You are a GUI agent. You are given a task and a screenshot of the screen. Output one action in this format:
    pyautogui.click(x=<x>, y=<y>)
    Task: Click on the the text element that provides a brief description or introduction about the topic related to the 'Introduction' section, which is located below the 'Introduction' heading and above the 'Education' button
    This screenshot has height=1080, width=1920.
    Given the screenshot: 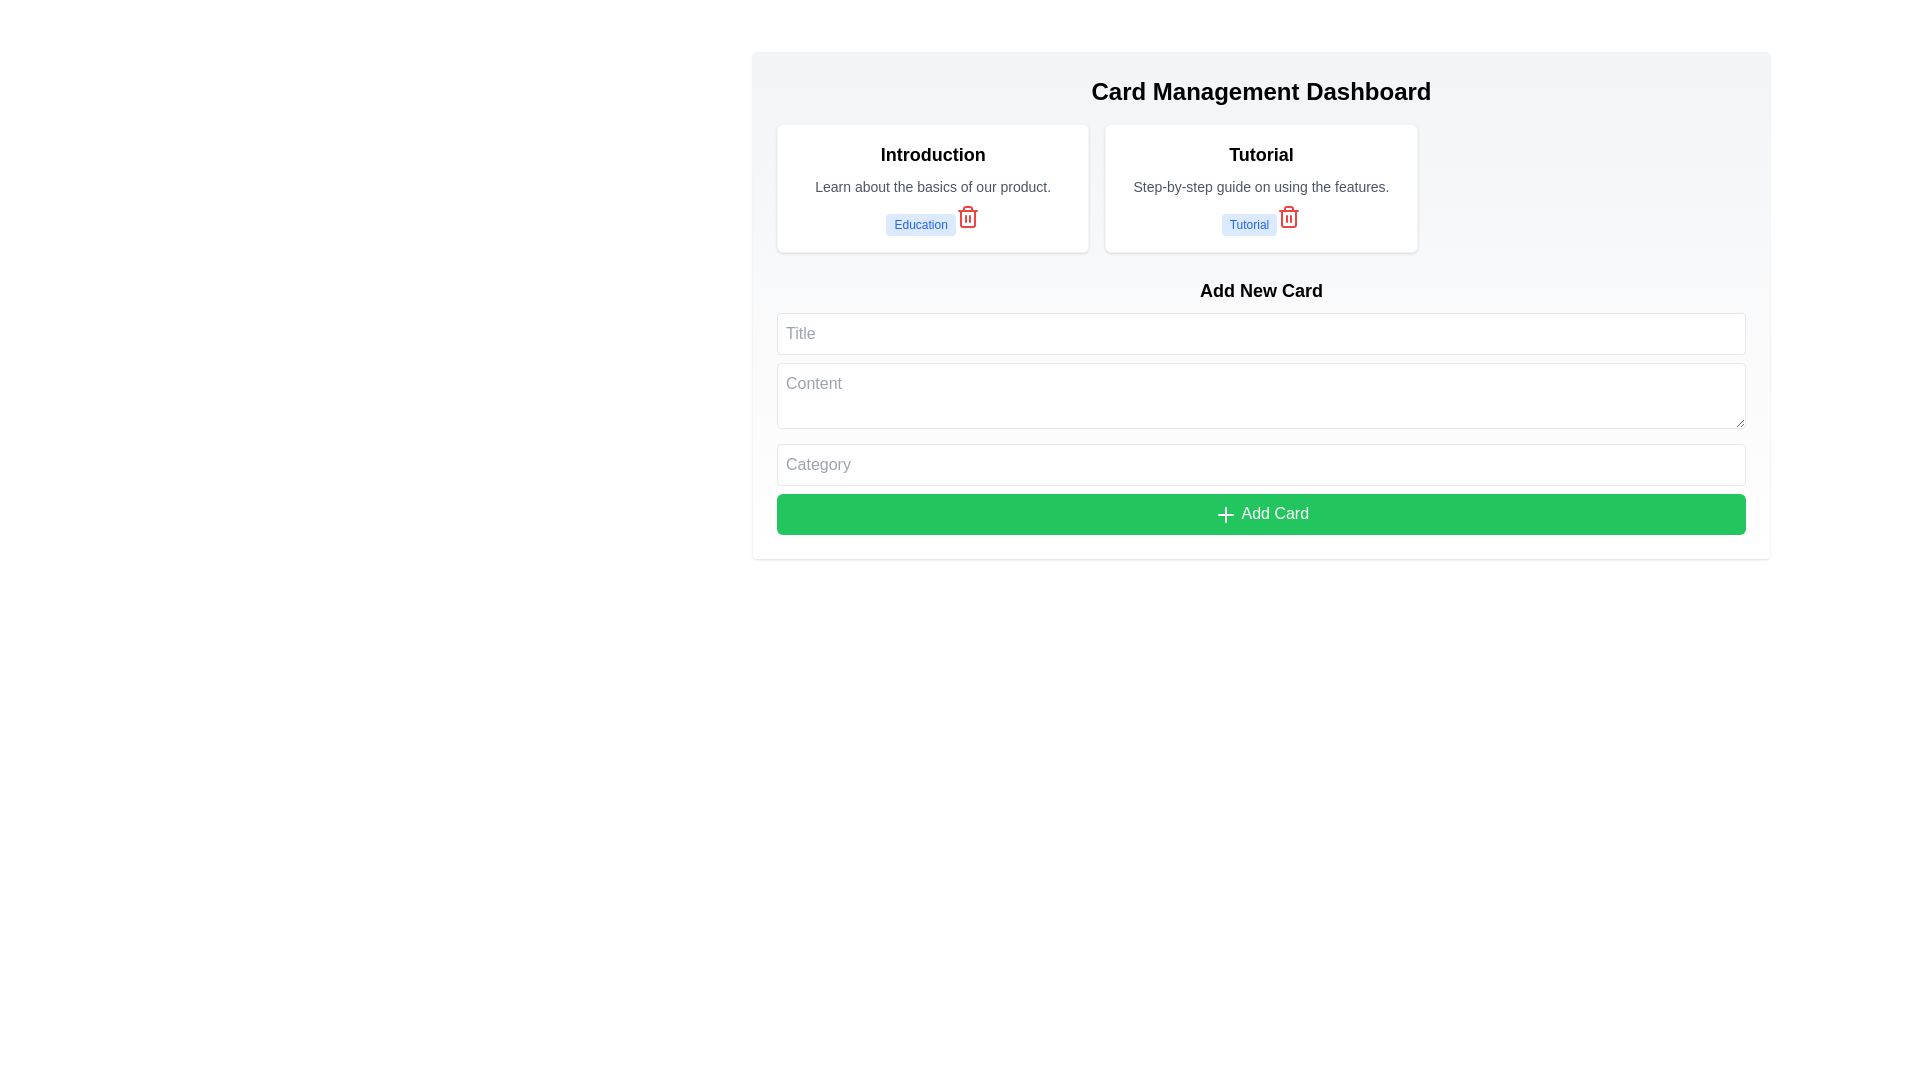 What is the action you would take?
    pyautogui.click(x=932, y=186)
    